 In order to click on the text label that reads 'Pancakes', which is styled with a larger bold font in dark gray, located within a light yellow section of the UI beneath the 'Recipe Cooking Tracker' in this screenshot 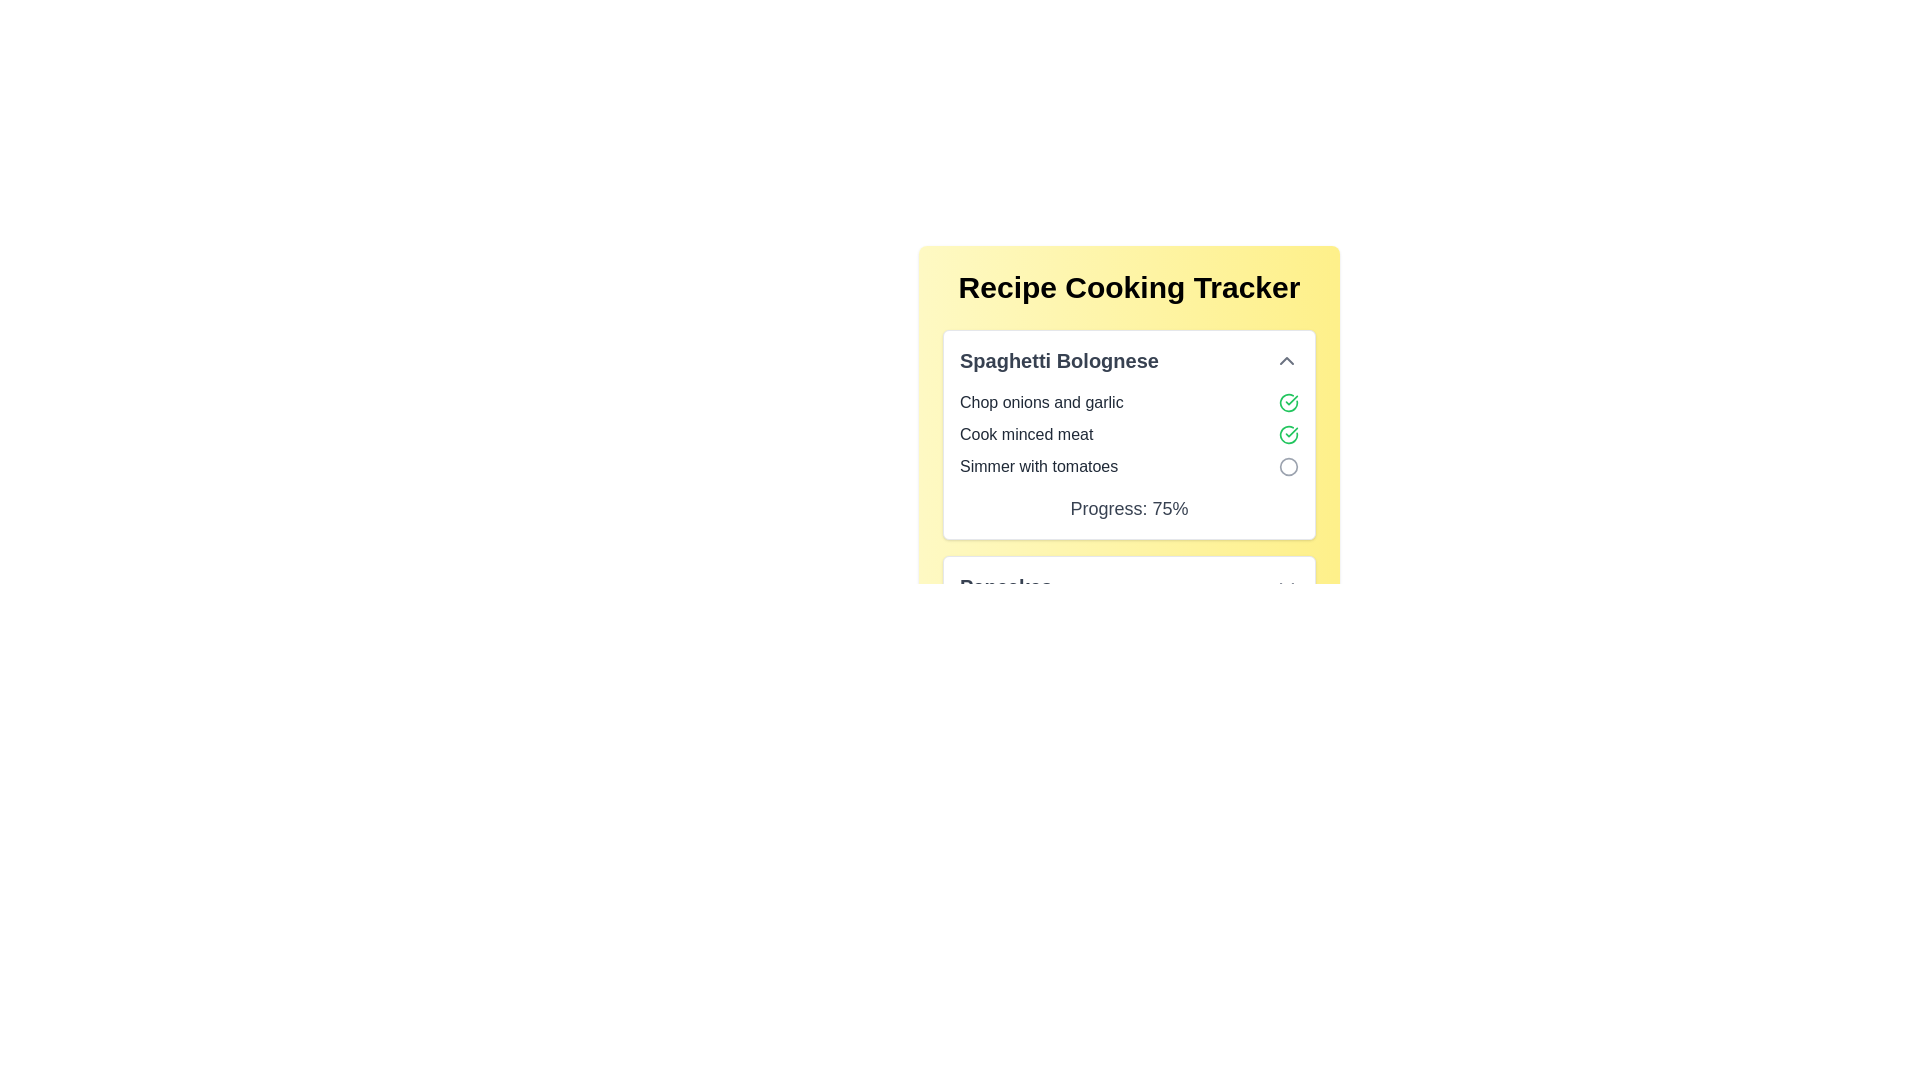, I will do `click(1006, 585)`.